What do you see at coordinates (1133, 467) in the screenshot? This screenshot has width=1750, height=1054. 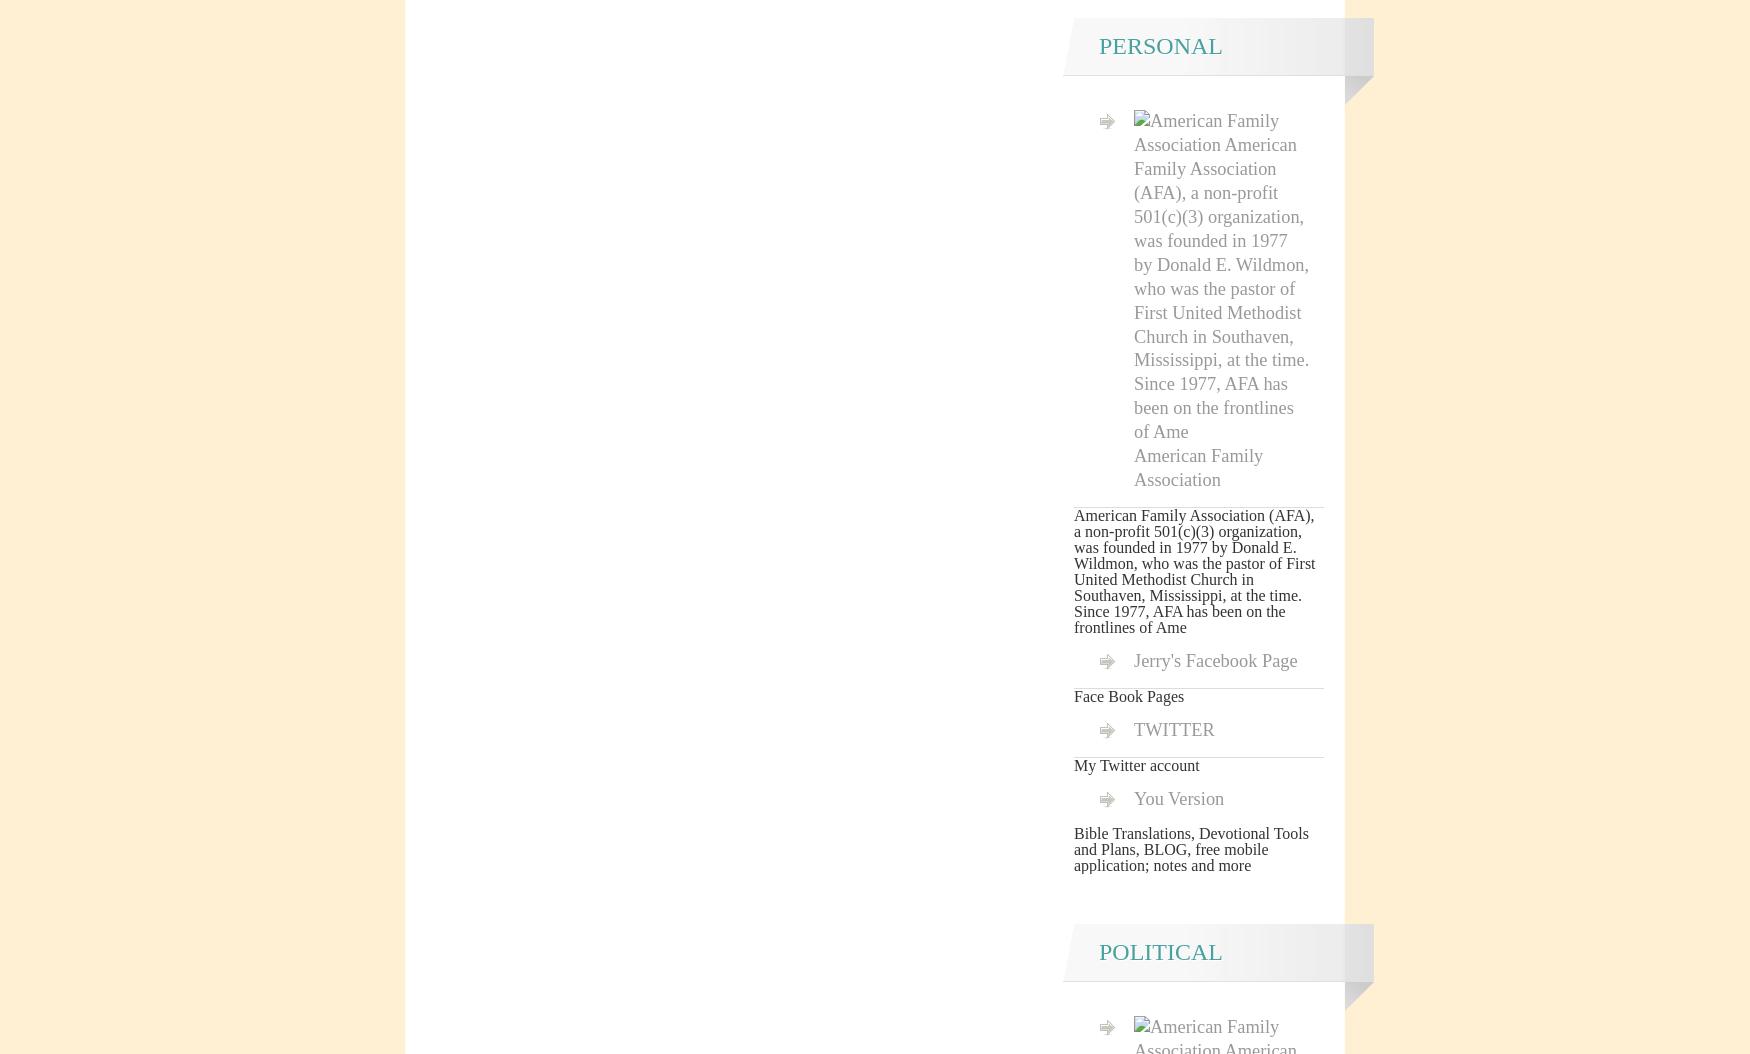 I see `'American Family Association'` at bounding box center [1133, 467].